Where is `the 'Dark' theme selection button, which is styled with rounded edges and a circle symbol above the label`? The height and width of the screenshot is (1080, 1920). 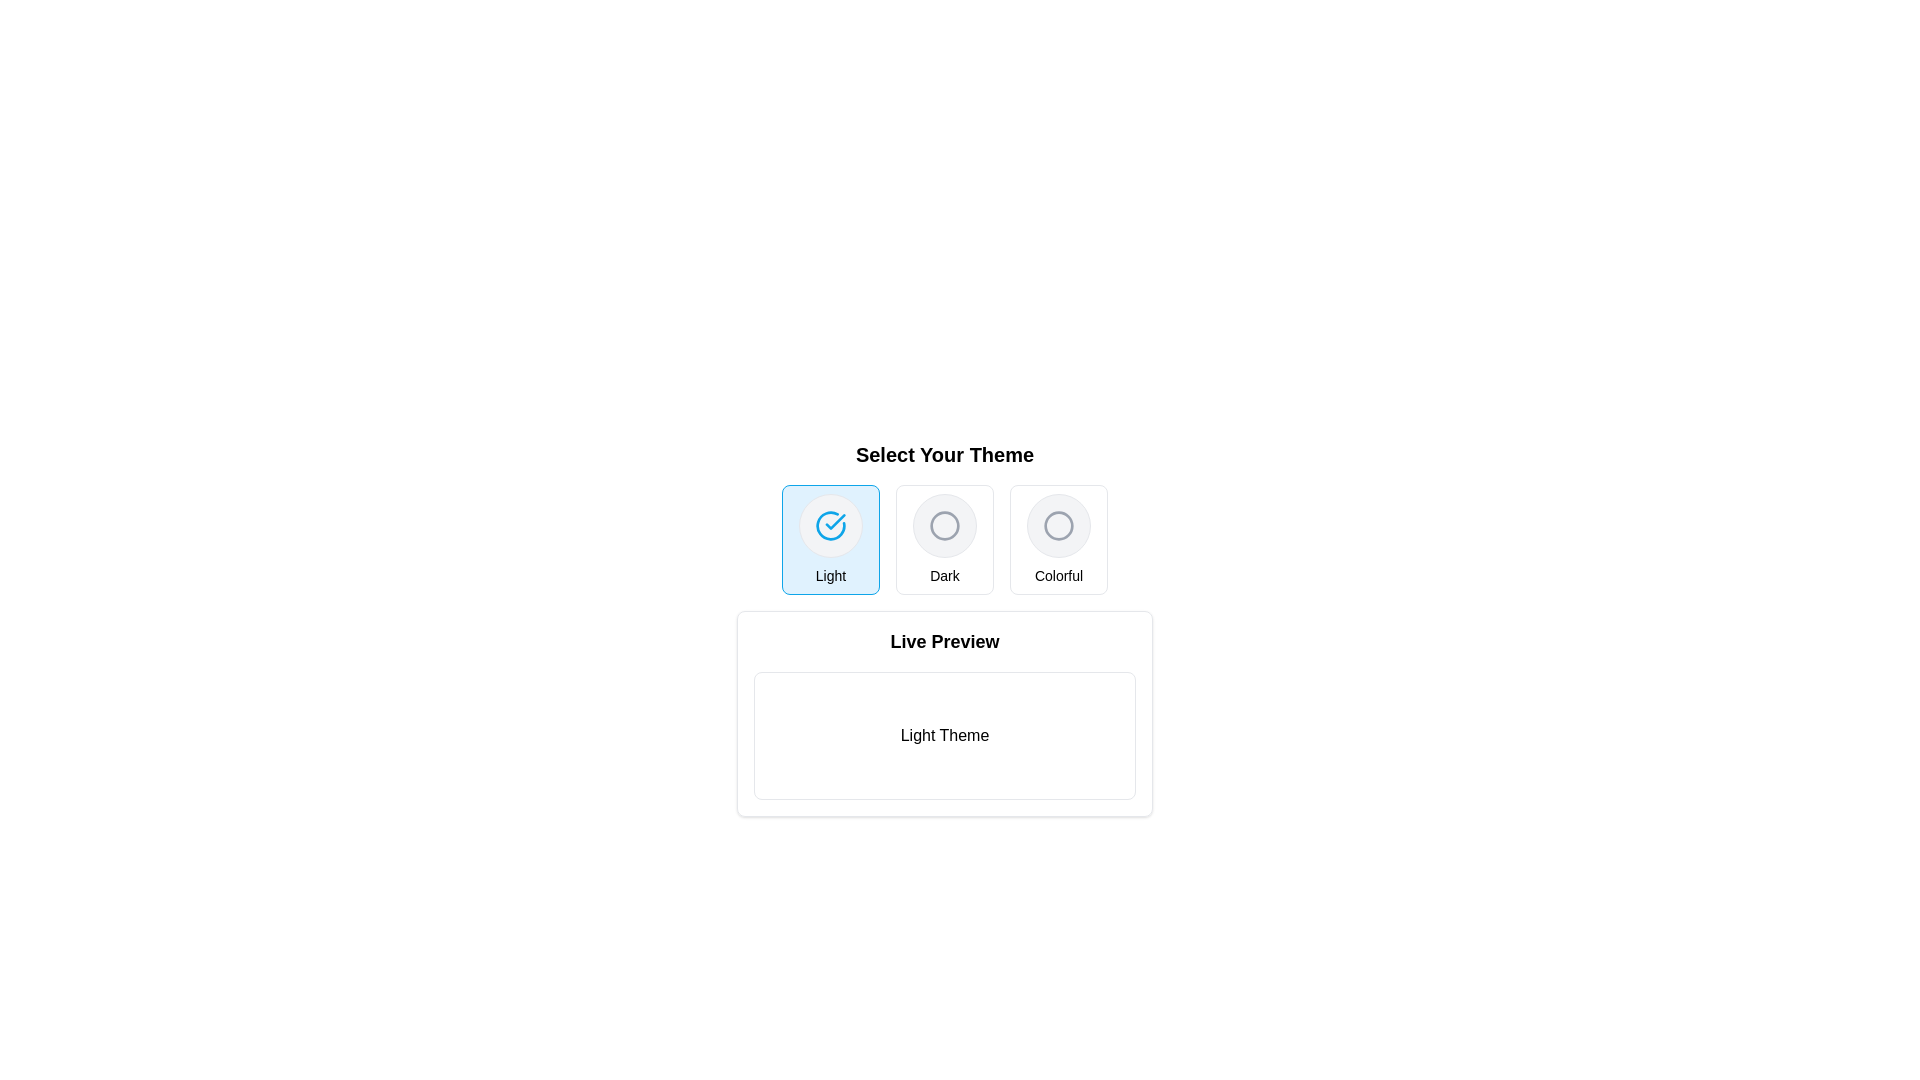 the 'Dark' theme selection button, which is styled with rounded edges and a circle symbol above the label is located at coordinates (944, 540).